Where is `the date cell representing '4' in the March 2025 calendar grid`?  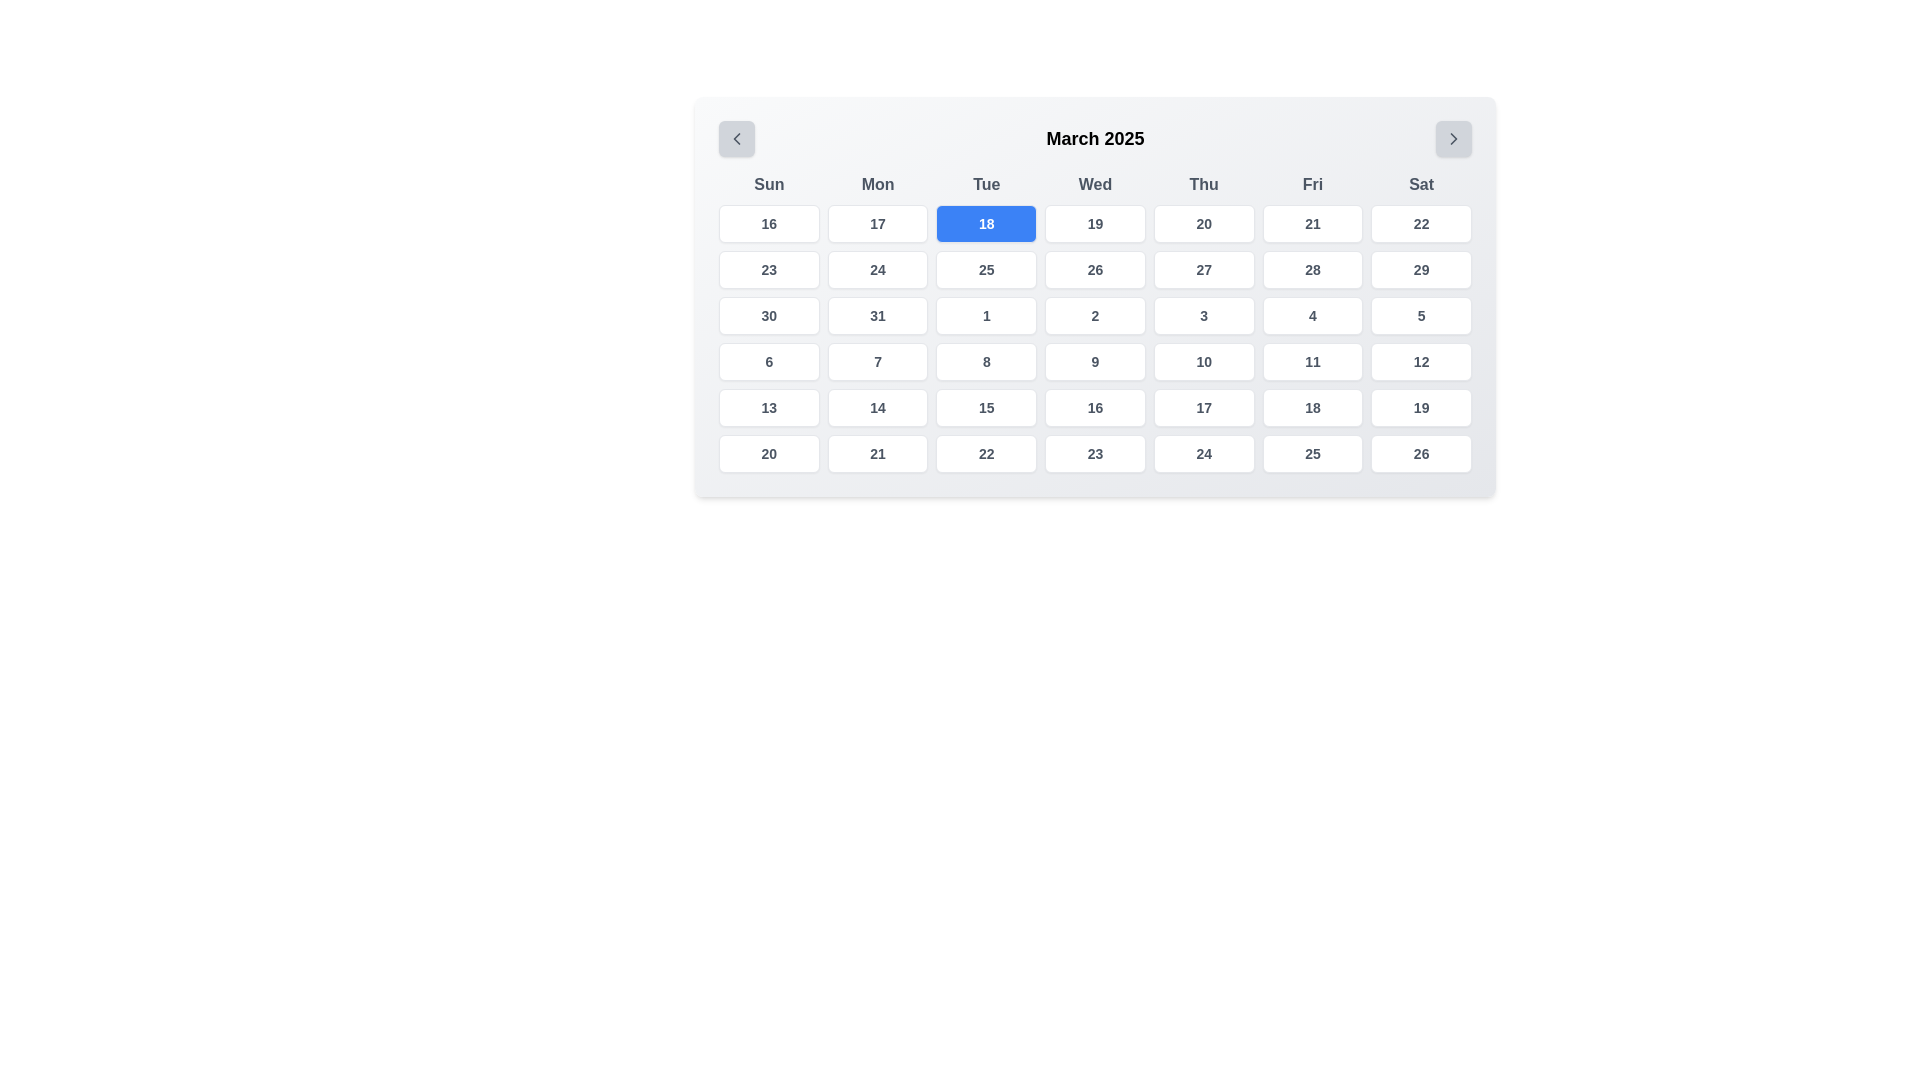 the date cell representing '4' in the March 2025 calendar grid is located at coordinates (1312, 315).